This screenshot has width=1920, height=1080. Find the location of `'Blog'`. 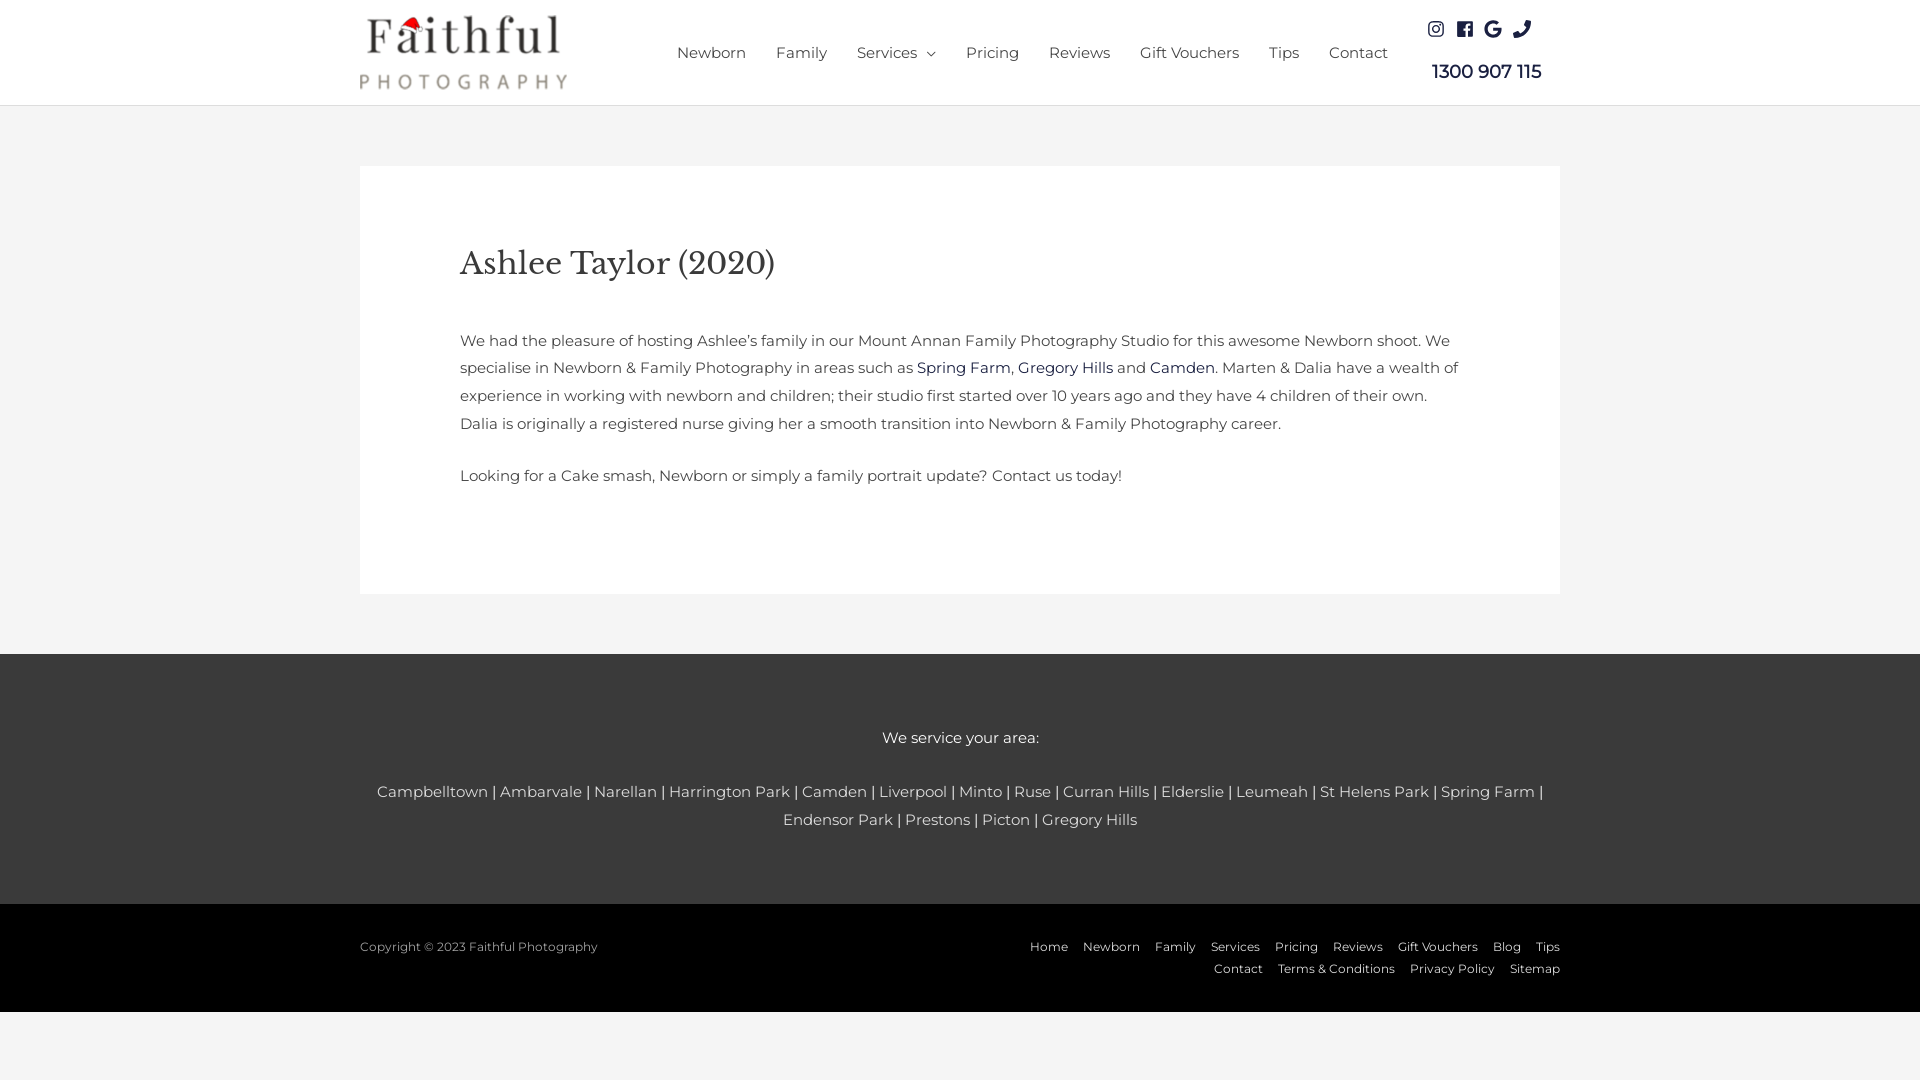

'Blog' is located at coordinates (1501, 945).